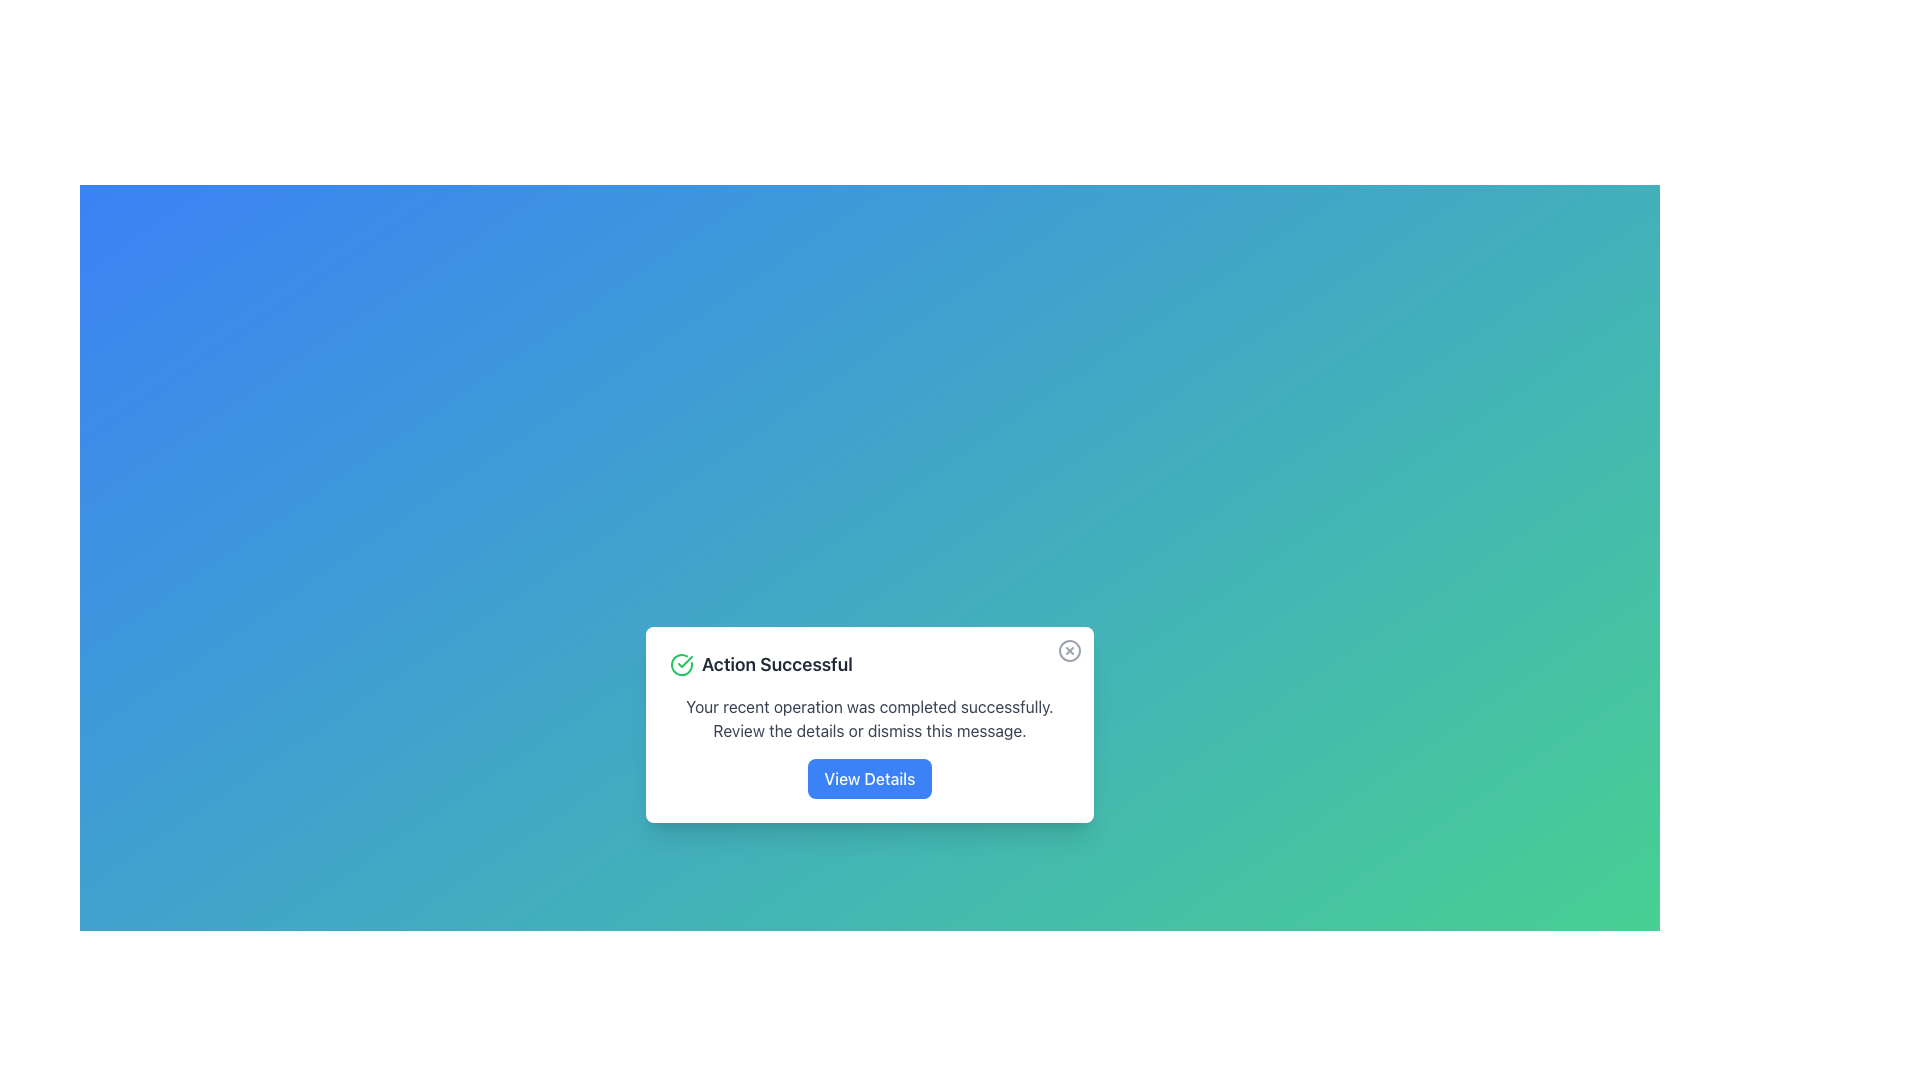  I want to click on the text block that says 'Your recent operation was completed successfully. Review the details or dismiss this message.' located centrally within the popup modal, so click(869, 717).